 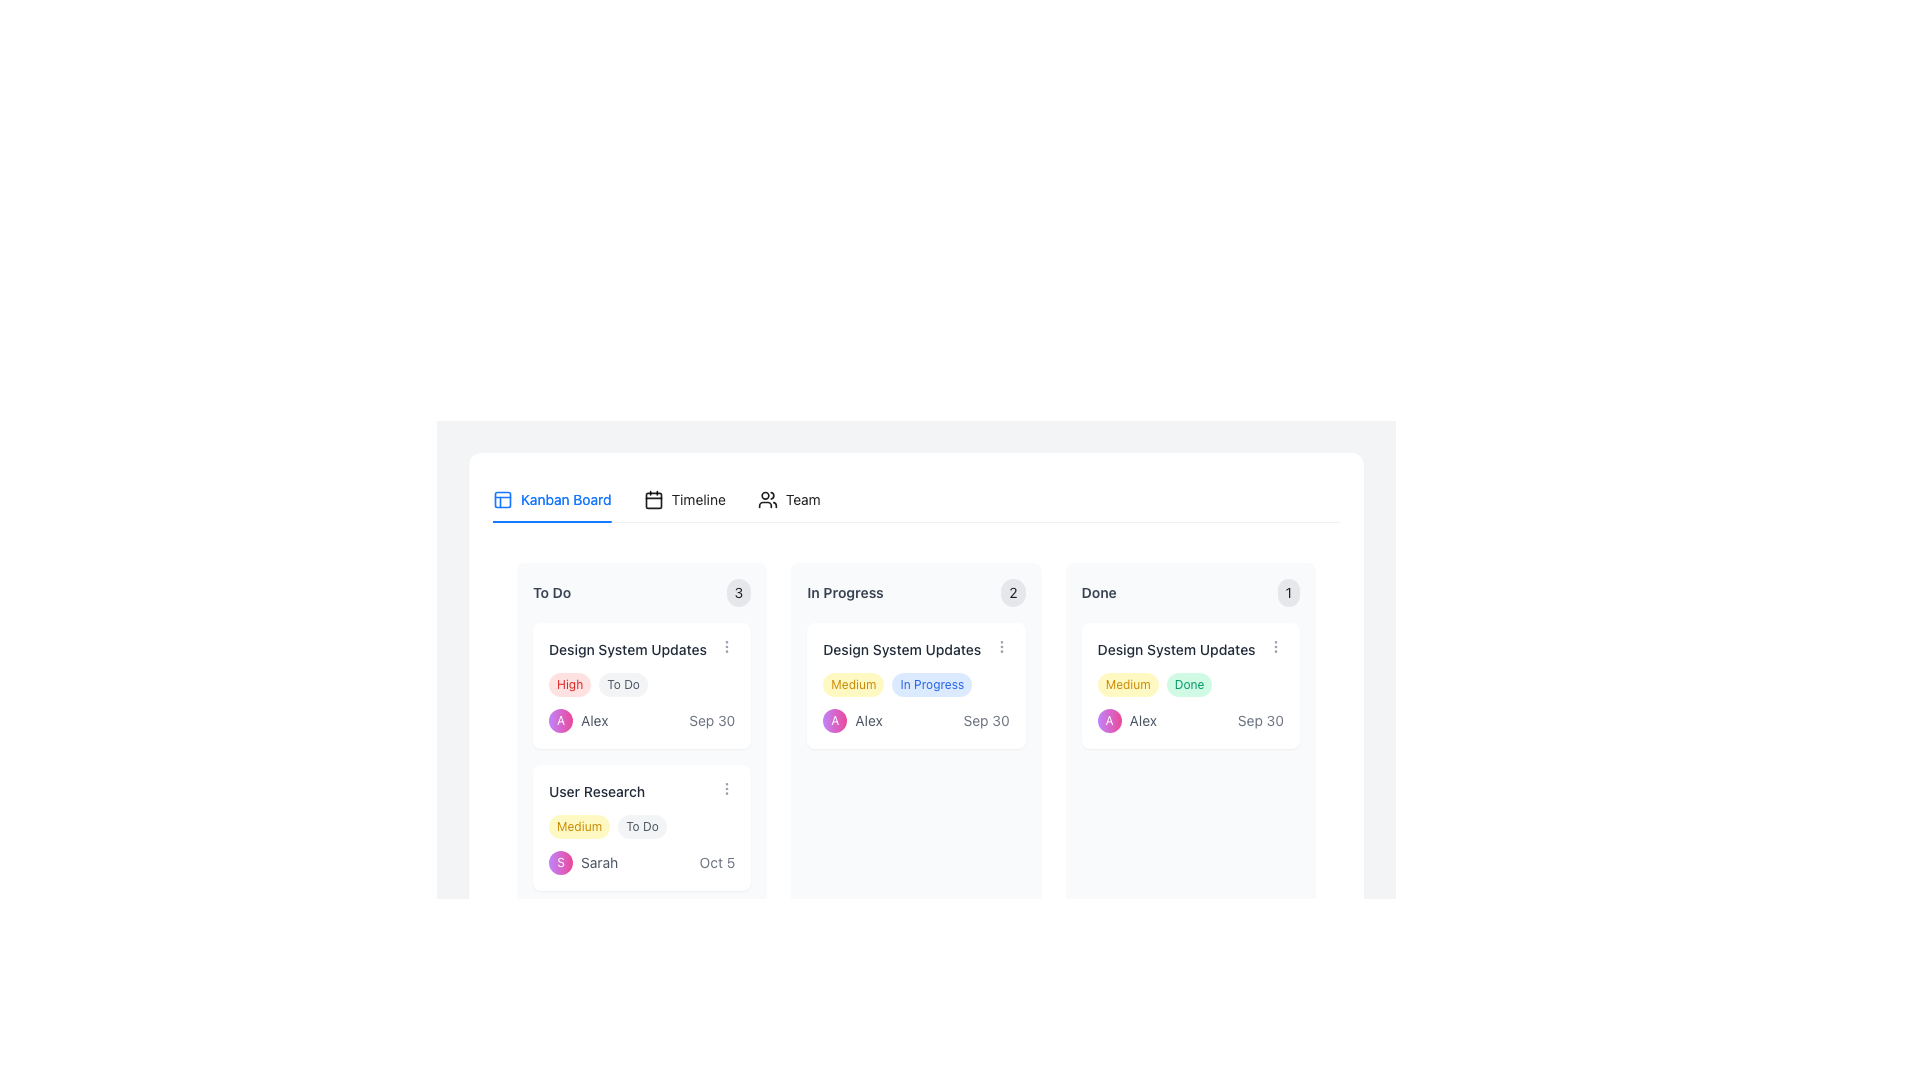 I want to click on the header element that summarizes the 'Done' section, which includes the label 'Done' and the badge displaying the number '1', so click(x=1190, y=592).